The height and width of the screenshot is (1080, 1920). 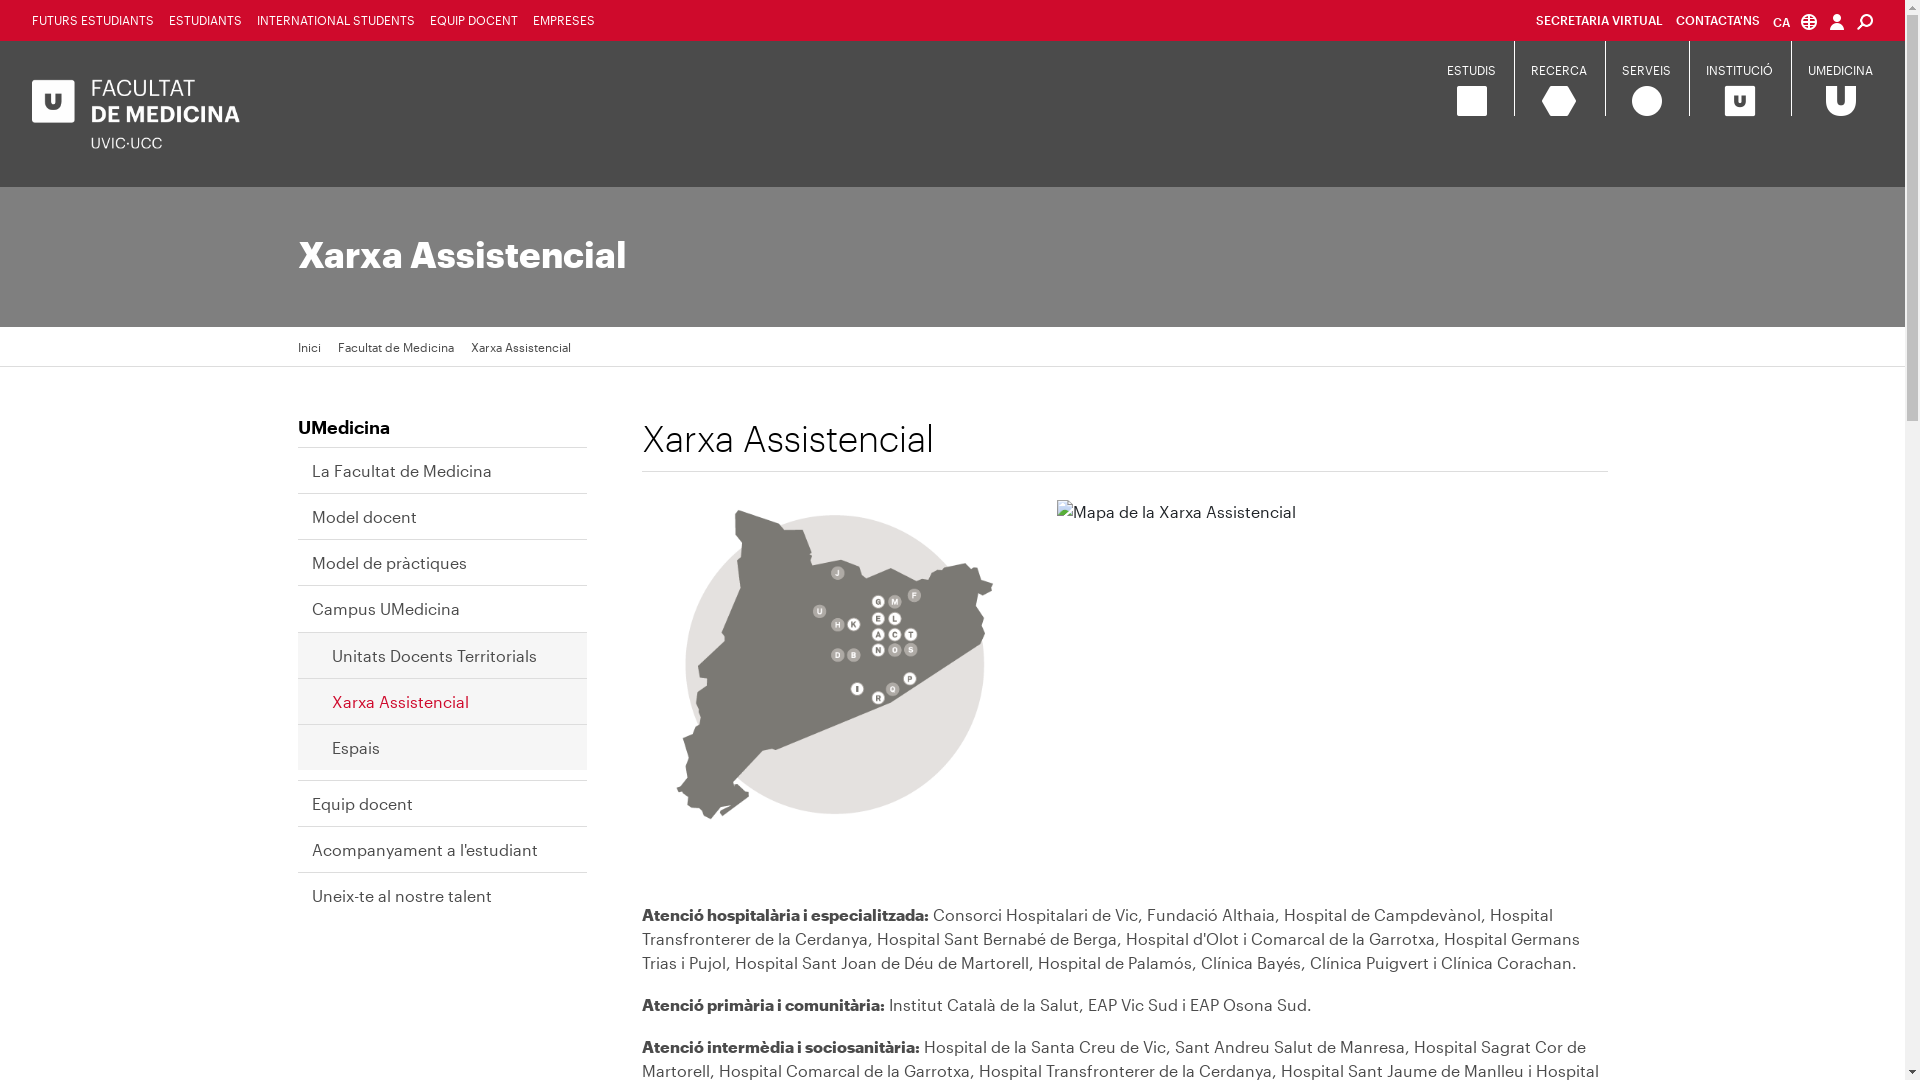 What do you see at coordinates (1795, 21) in the screenshot?
I see `'CA'` at bounding box center [1795, 21].